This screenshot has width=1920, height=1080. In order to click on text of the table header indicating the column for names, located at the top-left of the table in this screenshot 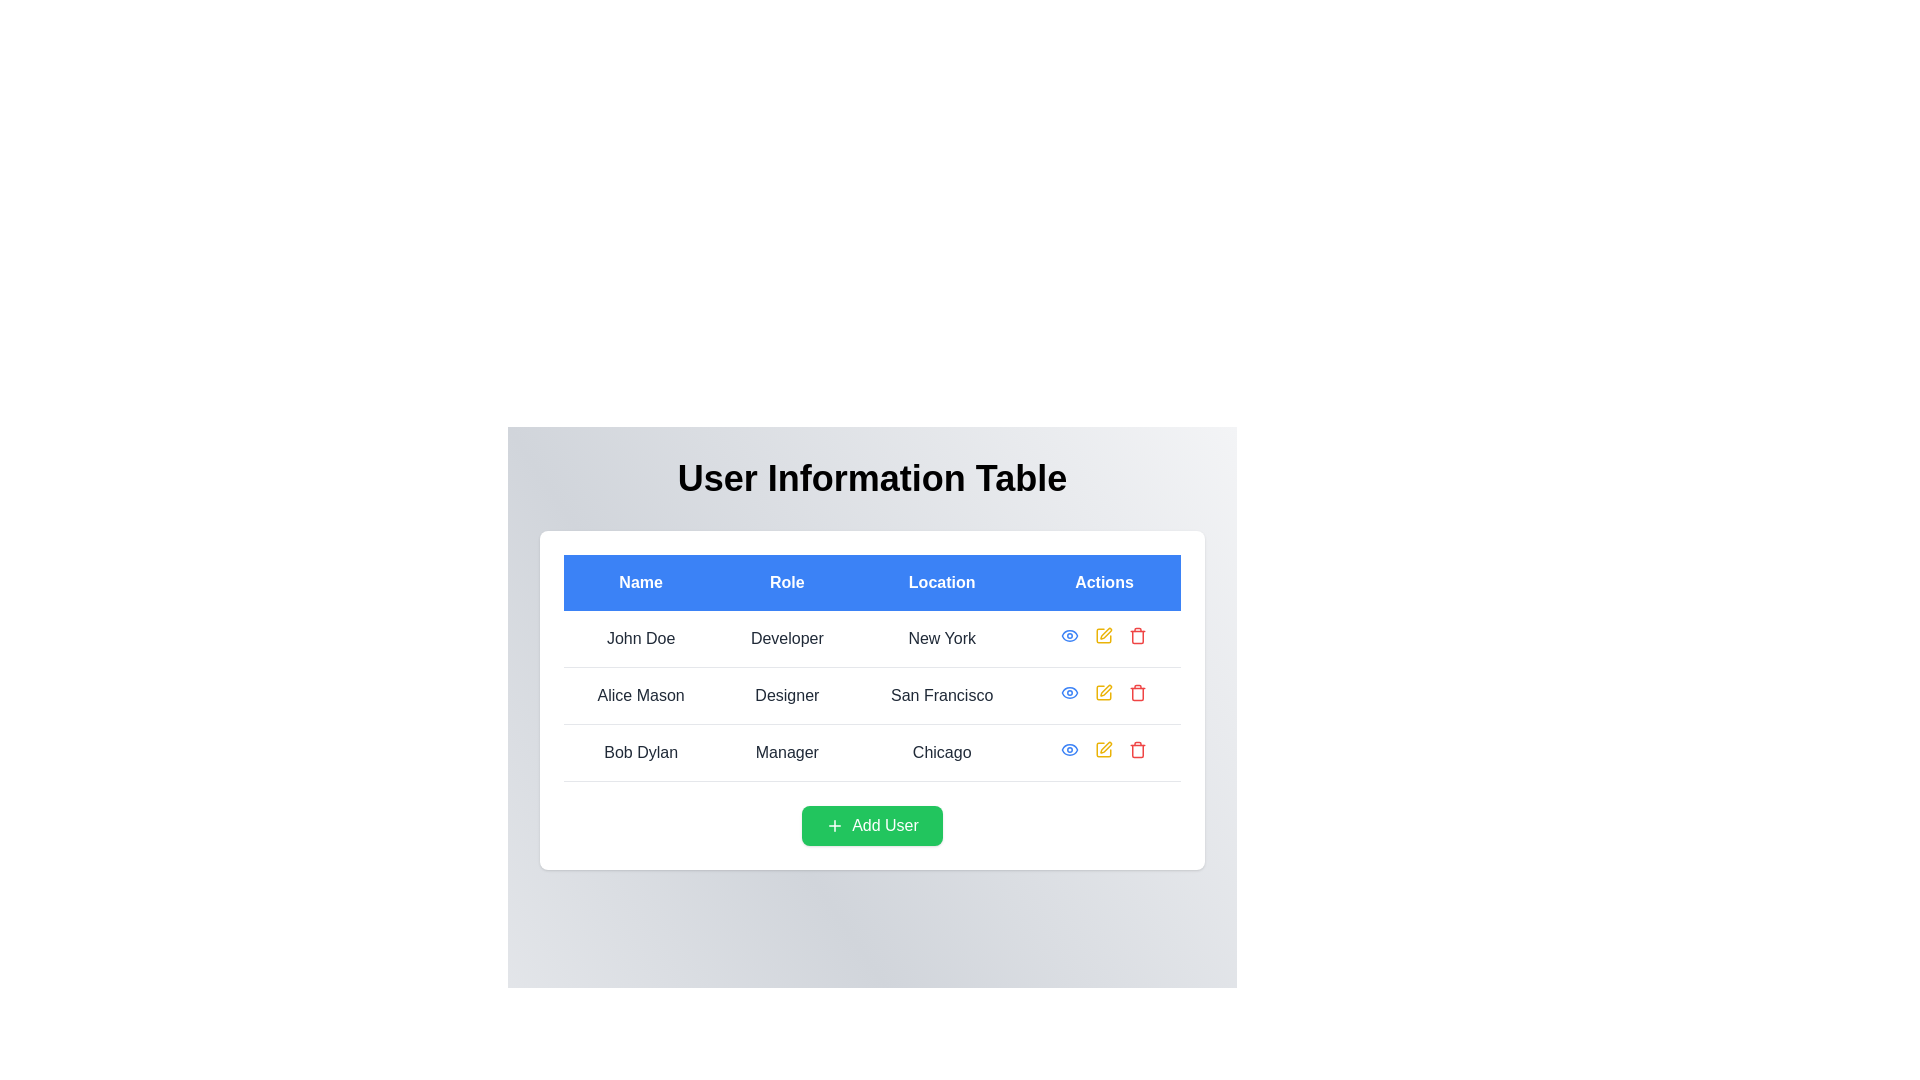, I will do `click(641, 582)`.